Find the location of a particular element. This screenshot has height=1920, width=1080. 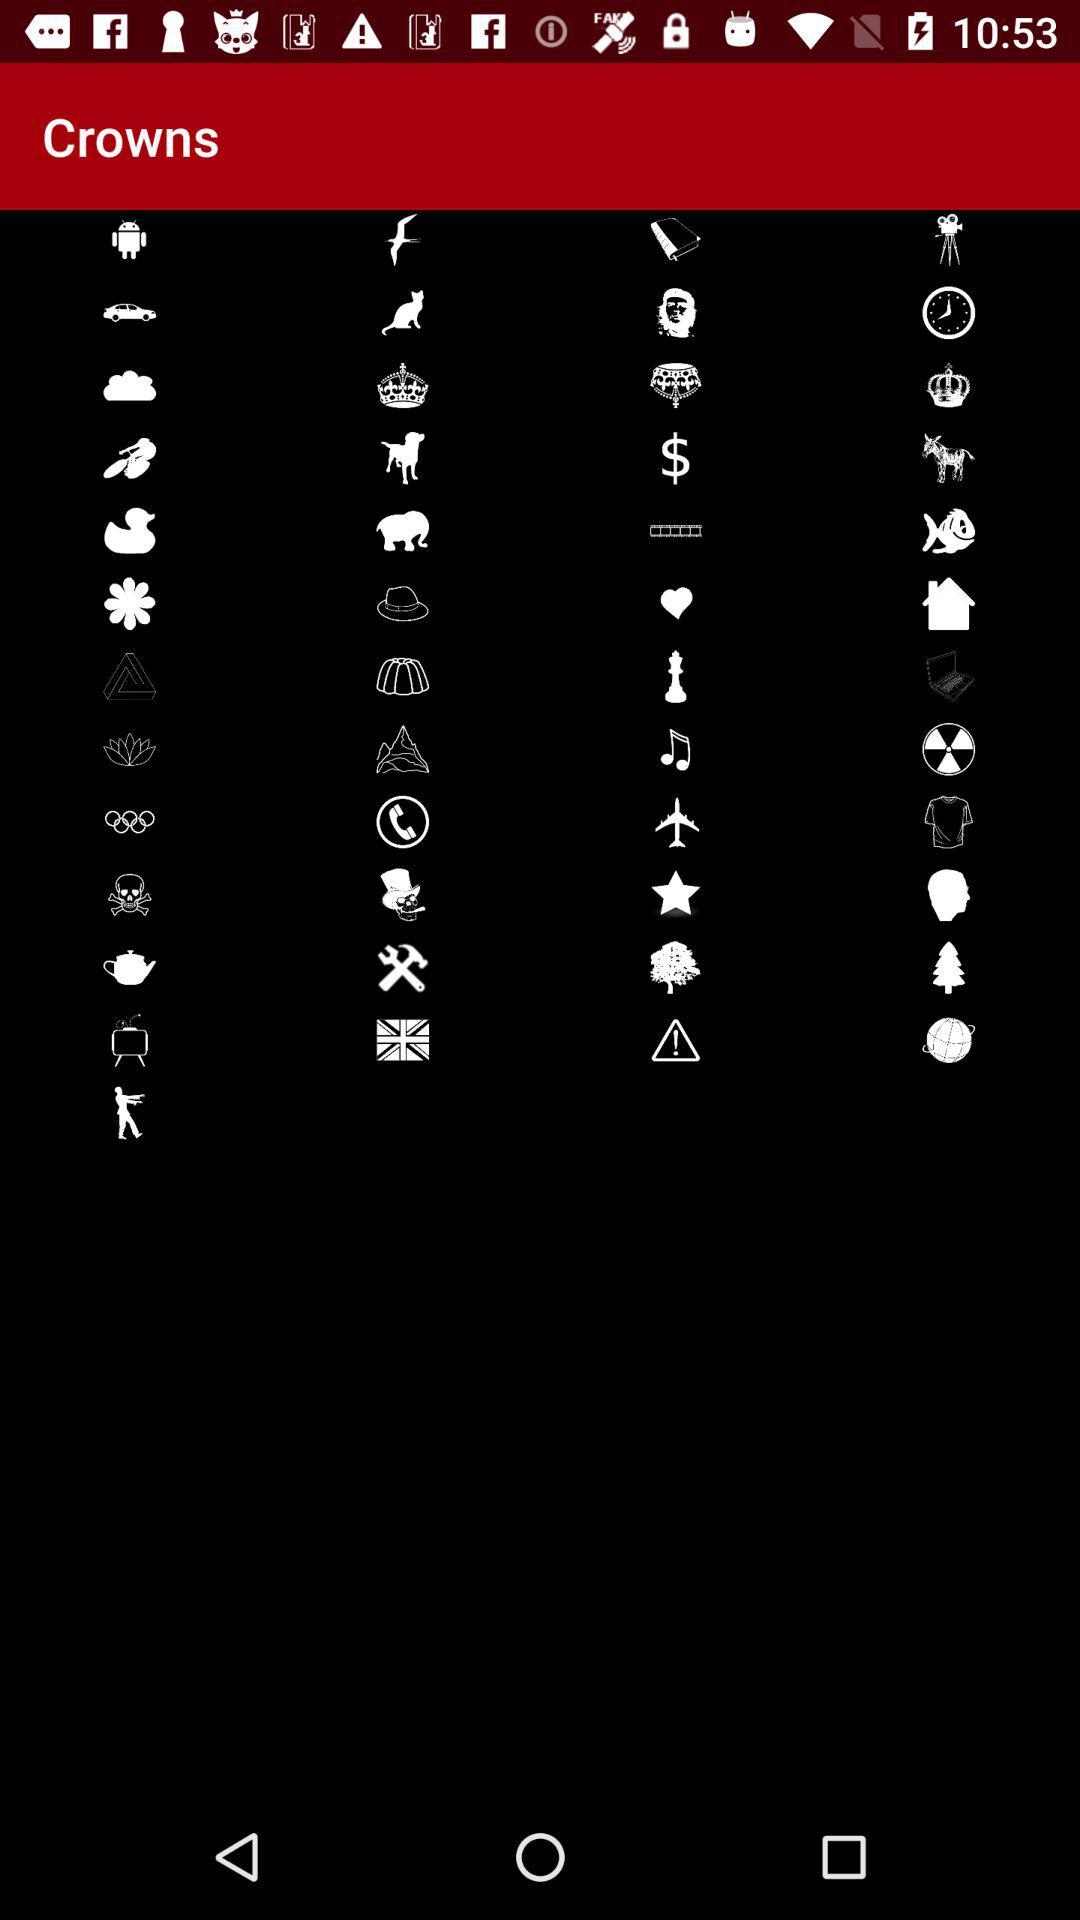

the third image in the fifth row is located at coordinates (675, 531).